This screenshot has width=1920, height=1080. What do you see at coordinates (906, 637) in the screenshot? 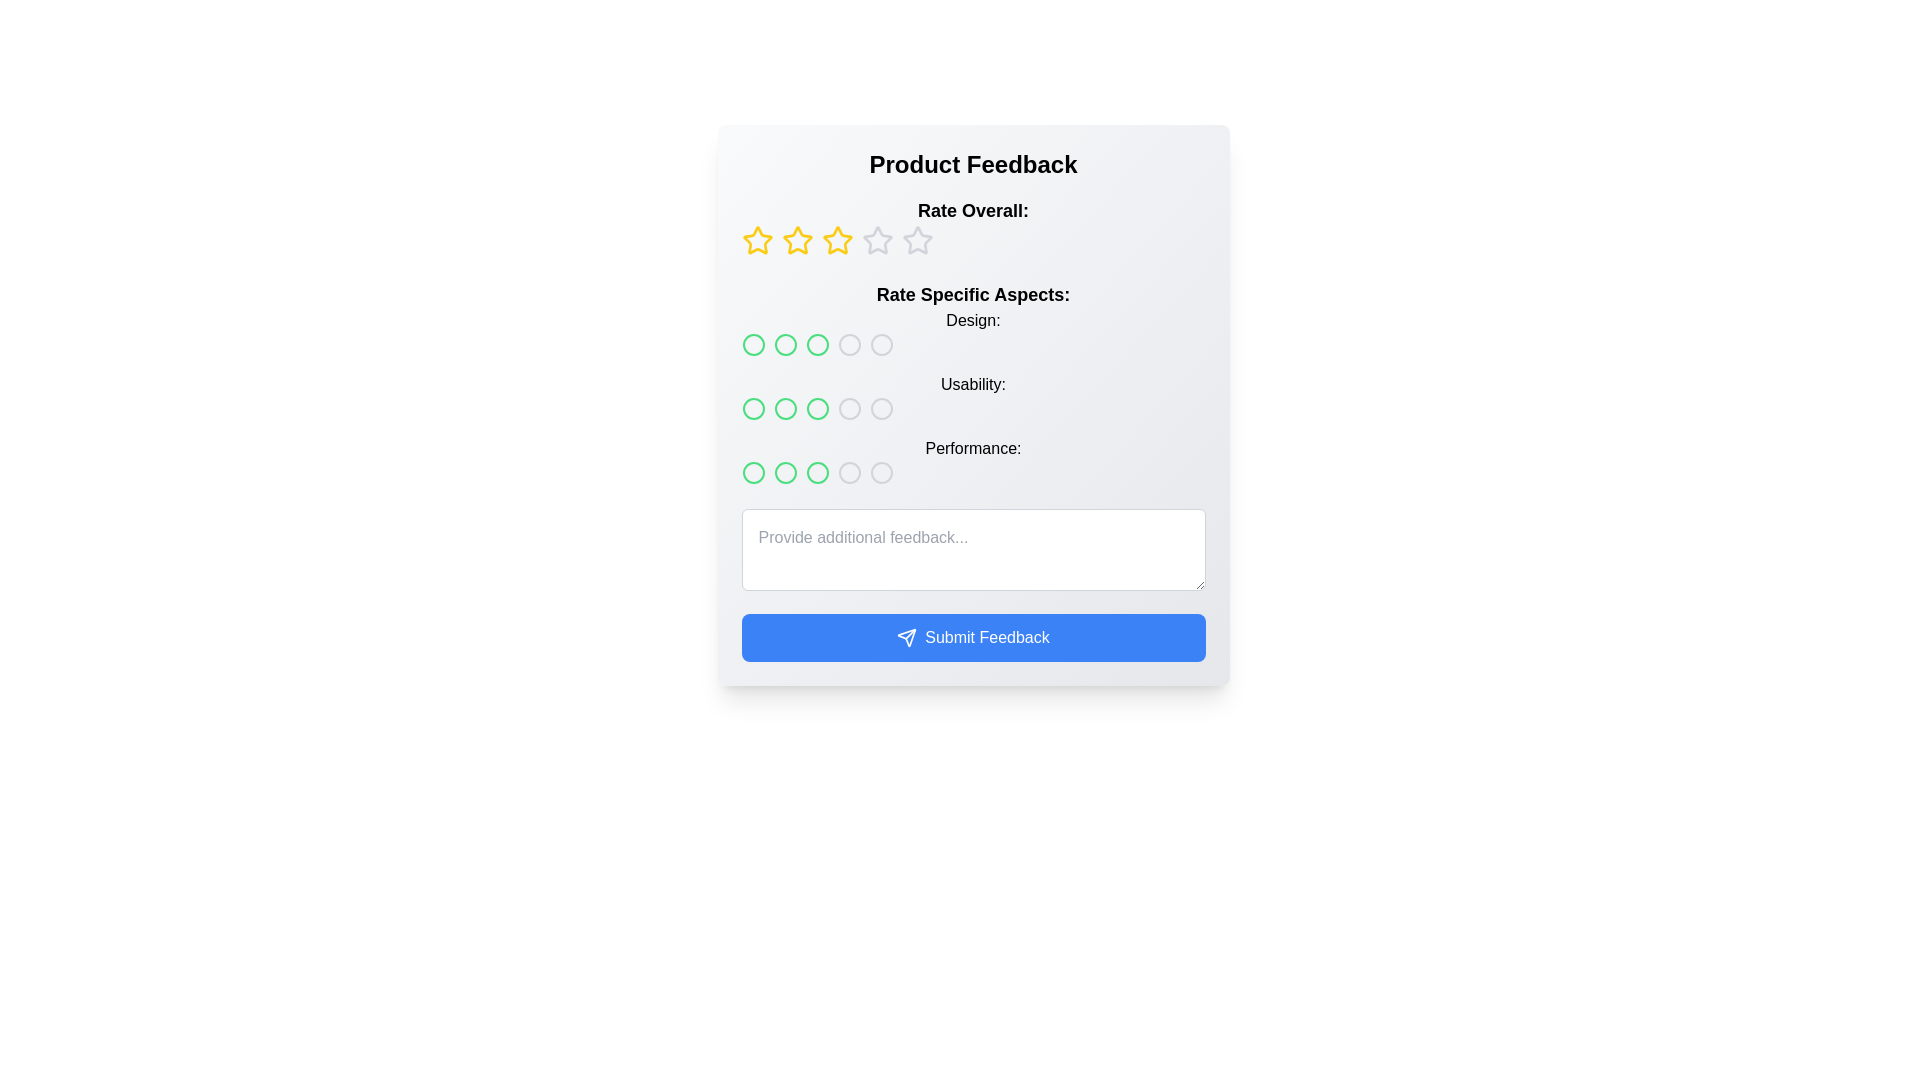
I see `the blue button labeled 'Submit Feedback'` at bounding box center [906, 637].